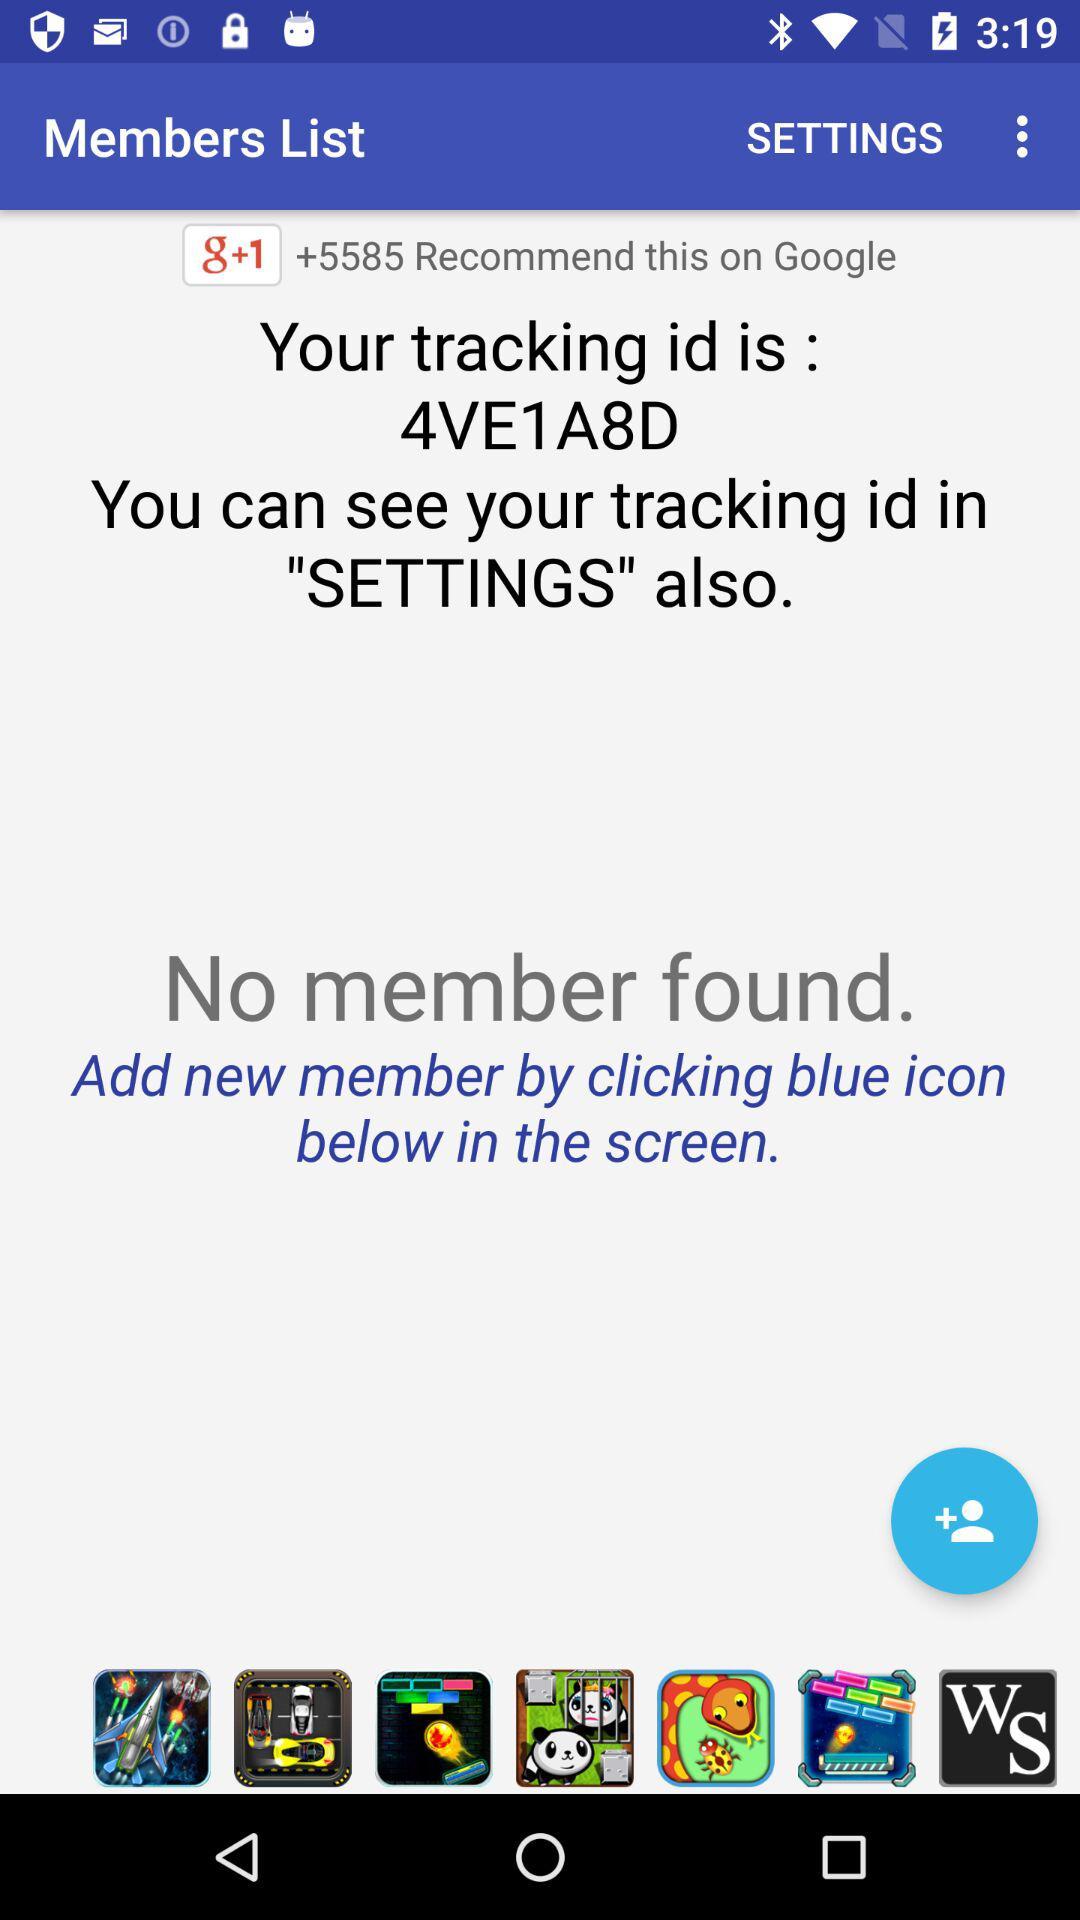 Image resolution: width=1080 pixels, height=1920 pixels. What do you see at coordinates (1027, 135) in the screenshot?
I see `item next to the settings` at bounding box center [1027, 135].